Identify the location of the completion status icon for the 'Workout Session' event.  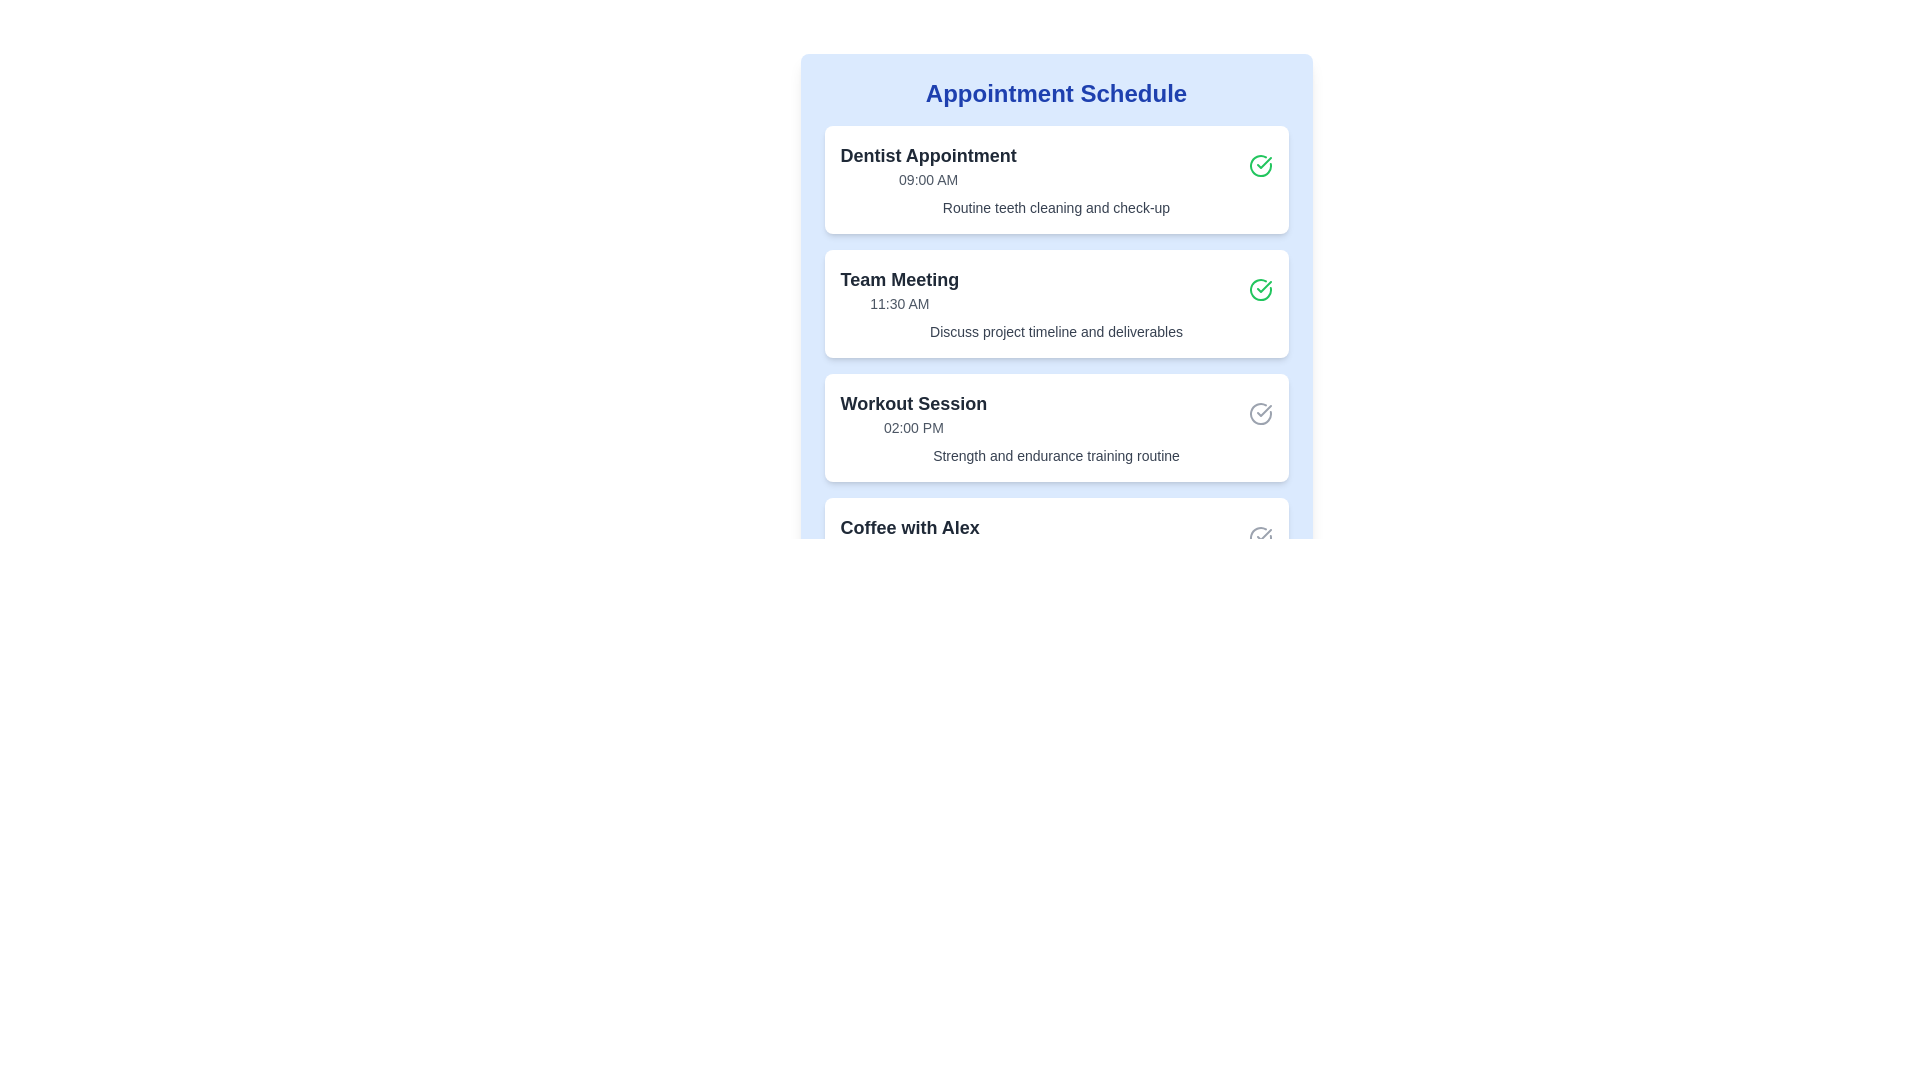
(1259, 412).